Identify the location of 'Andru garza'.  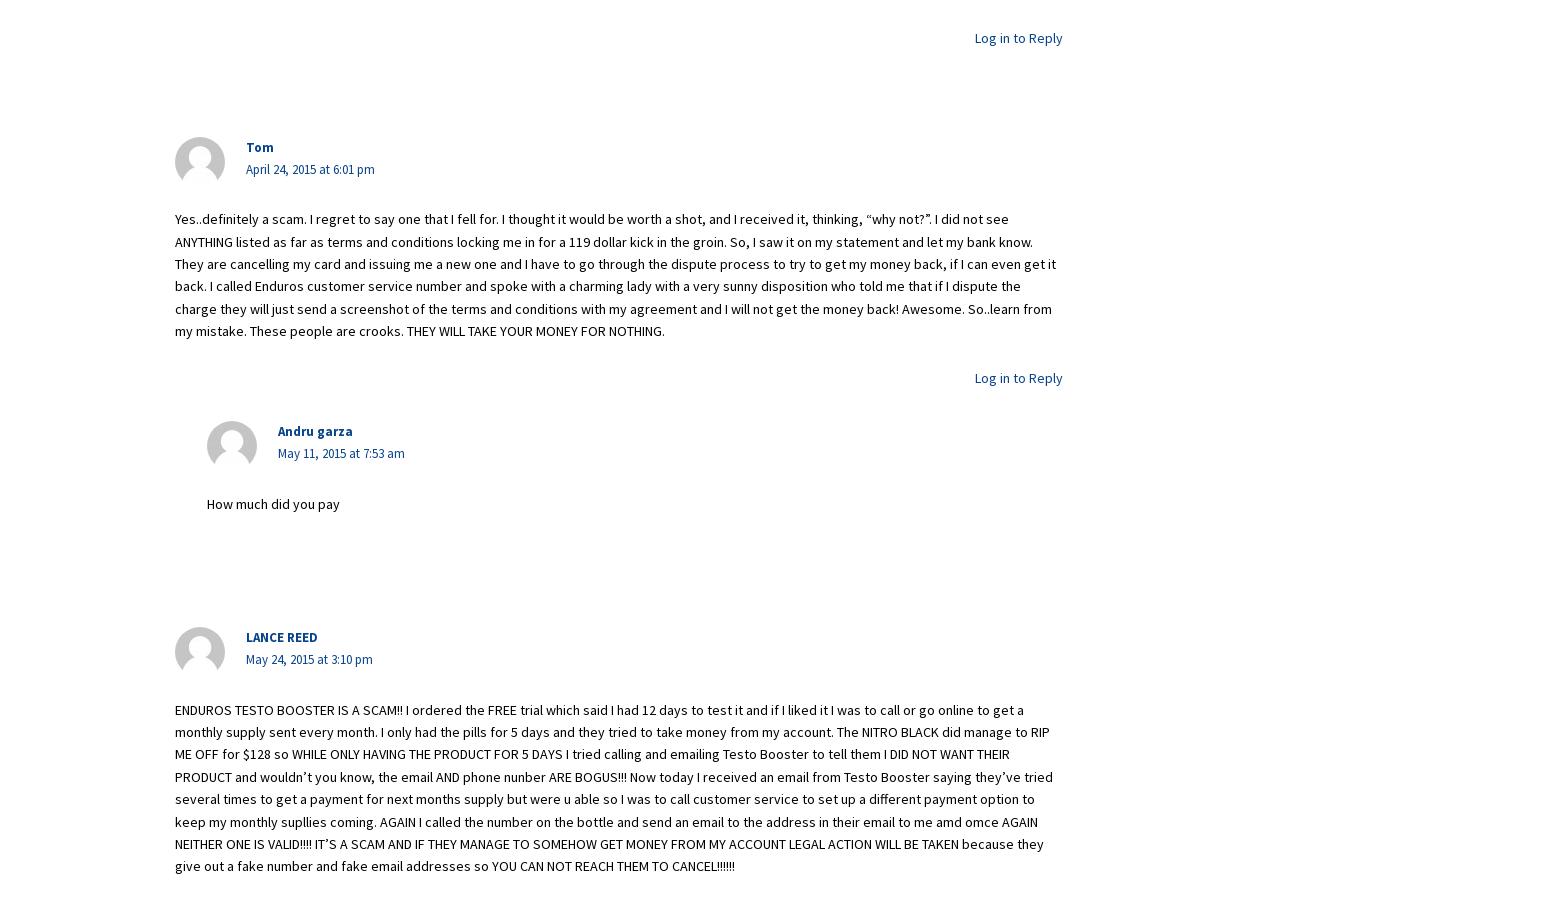
(278, 431).